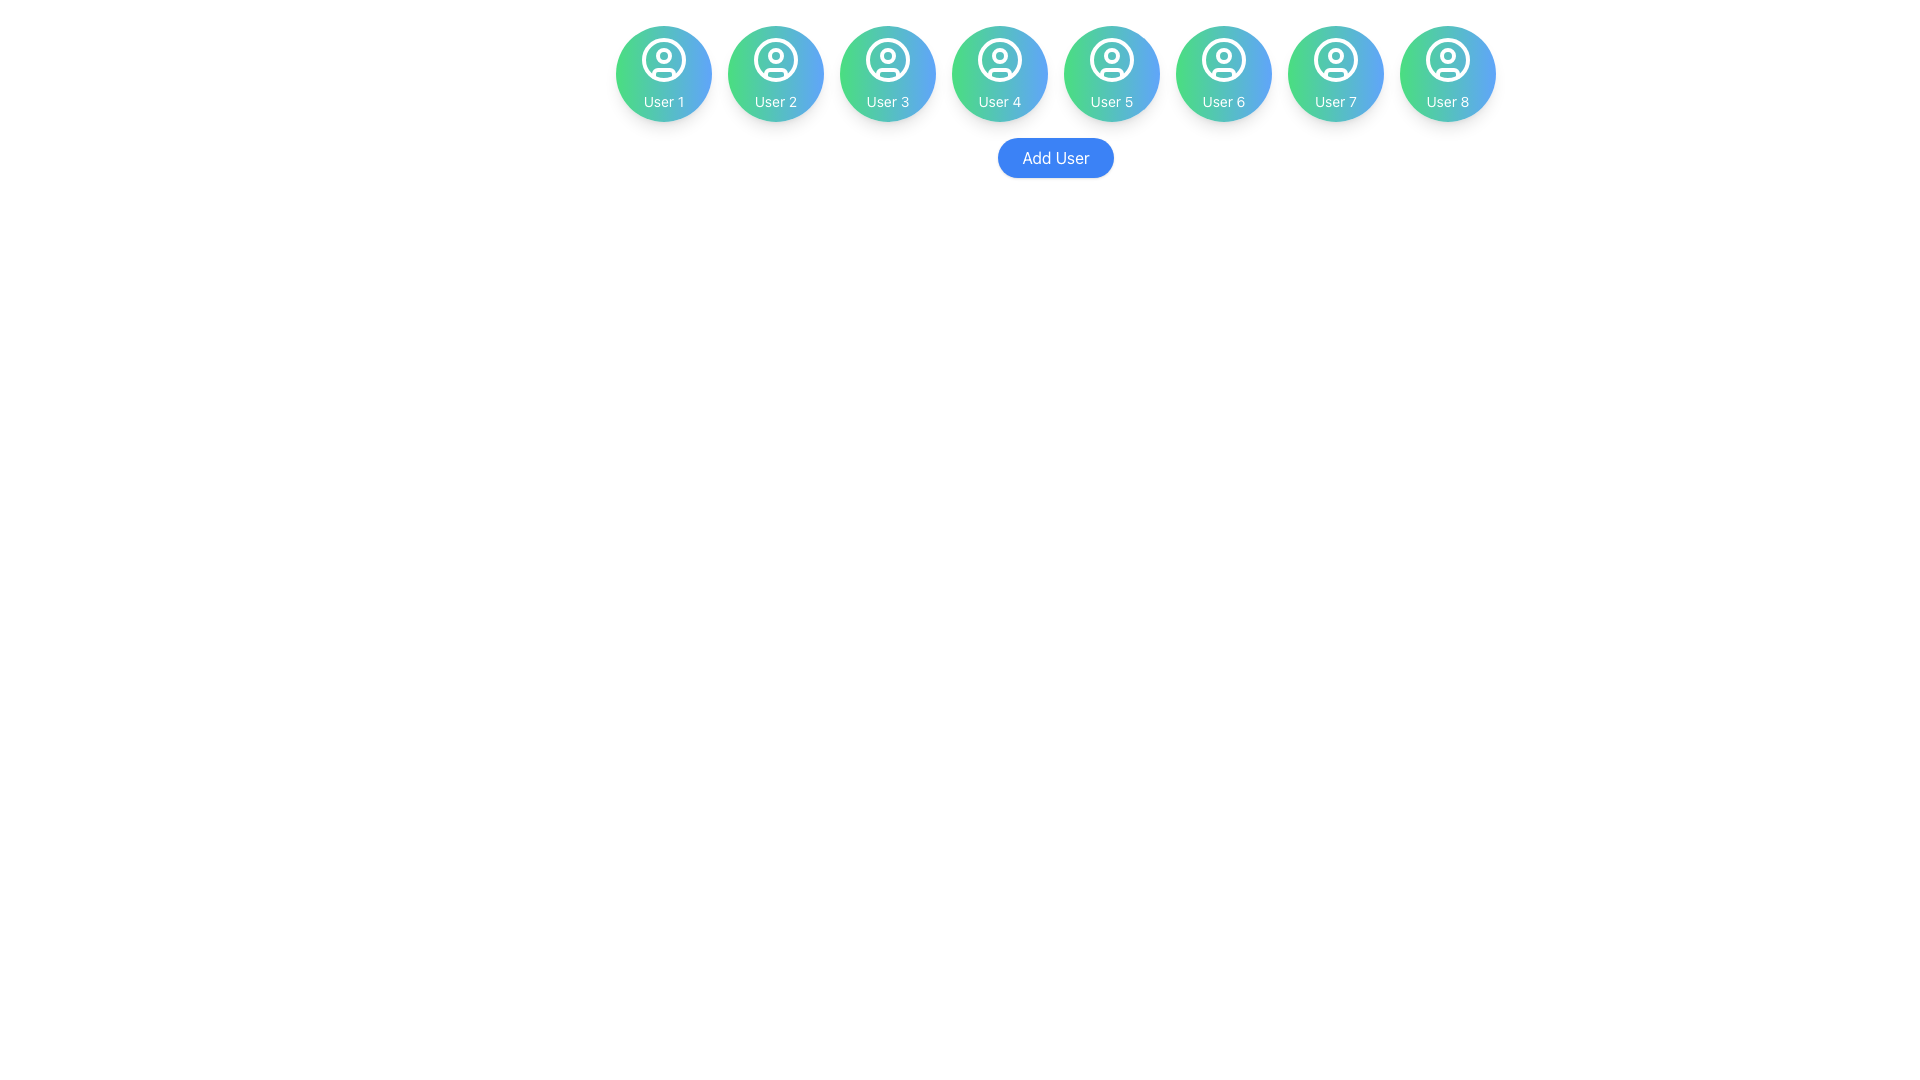  I want to click on the SVG Icon representing the user profile functionality located within the fourth rounded card labeled 'User 4', so click(999, 59).